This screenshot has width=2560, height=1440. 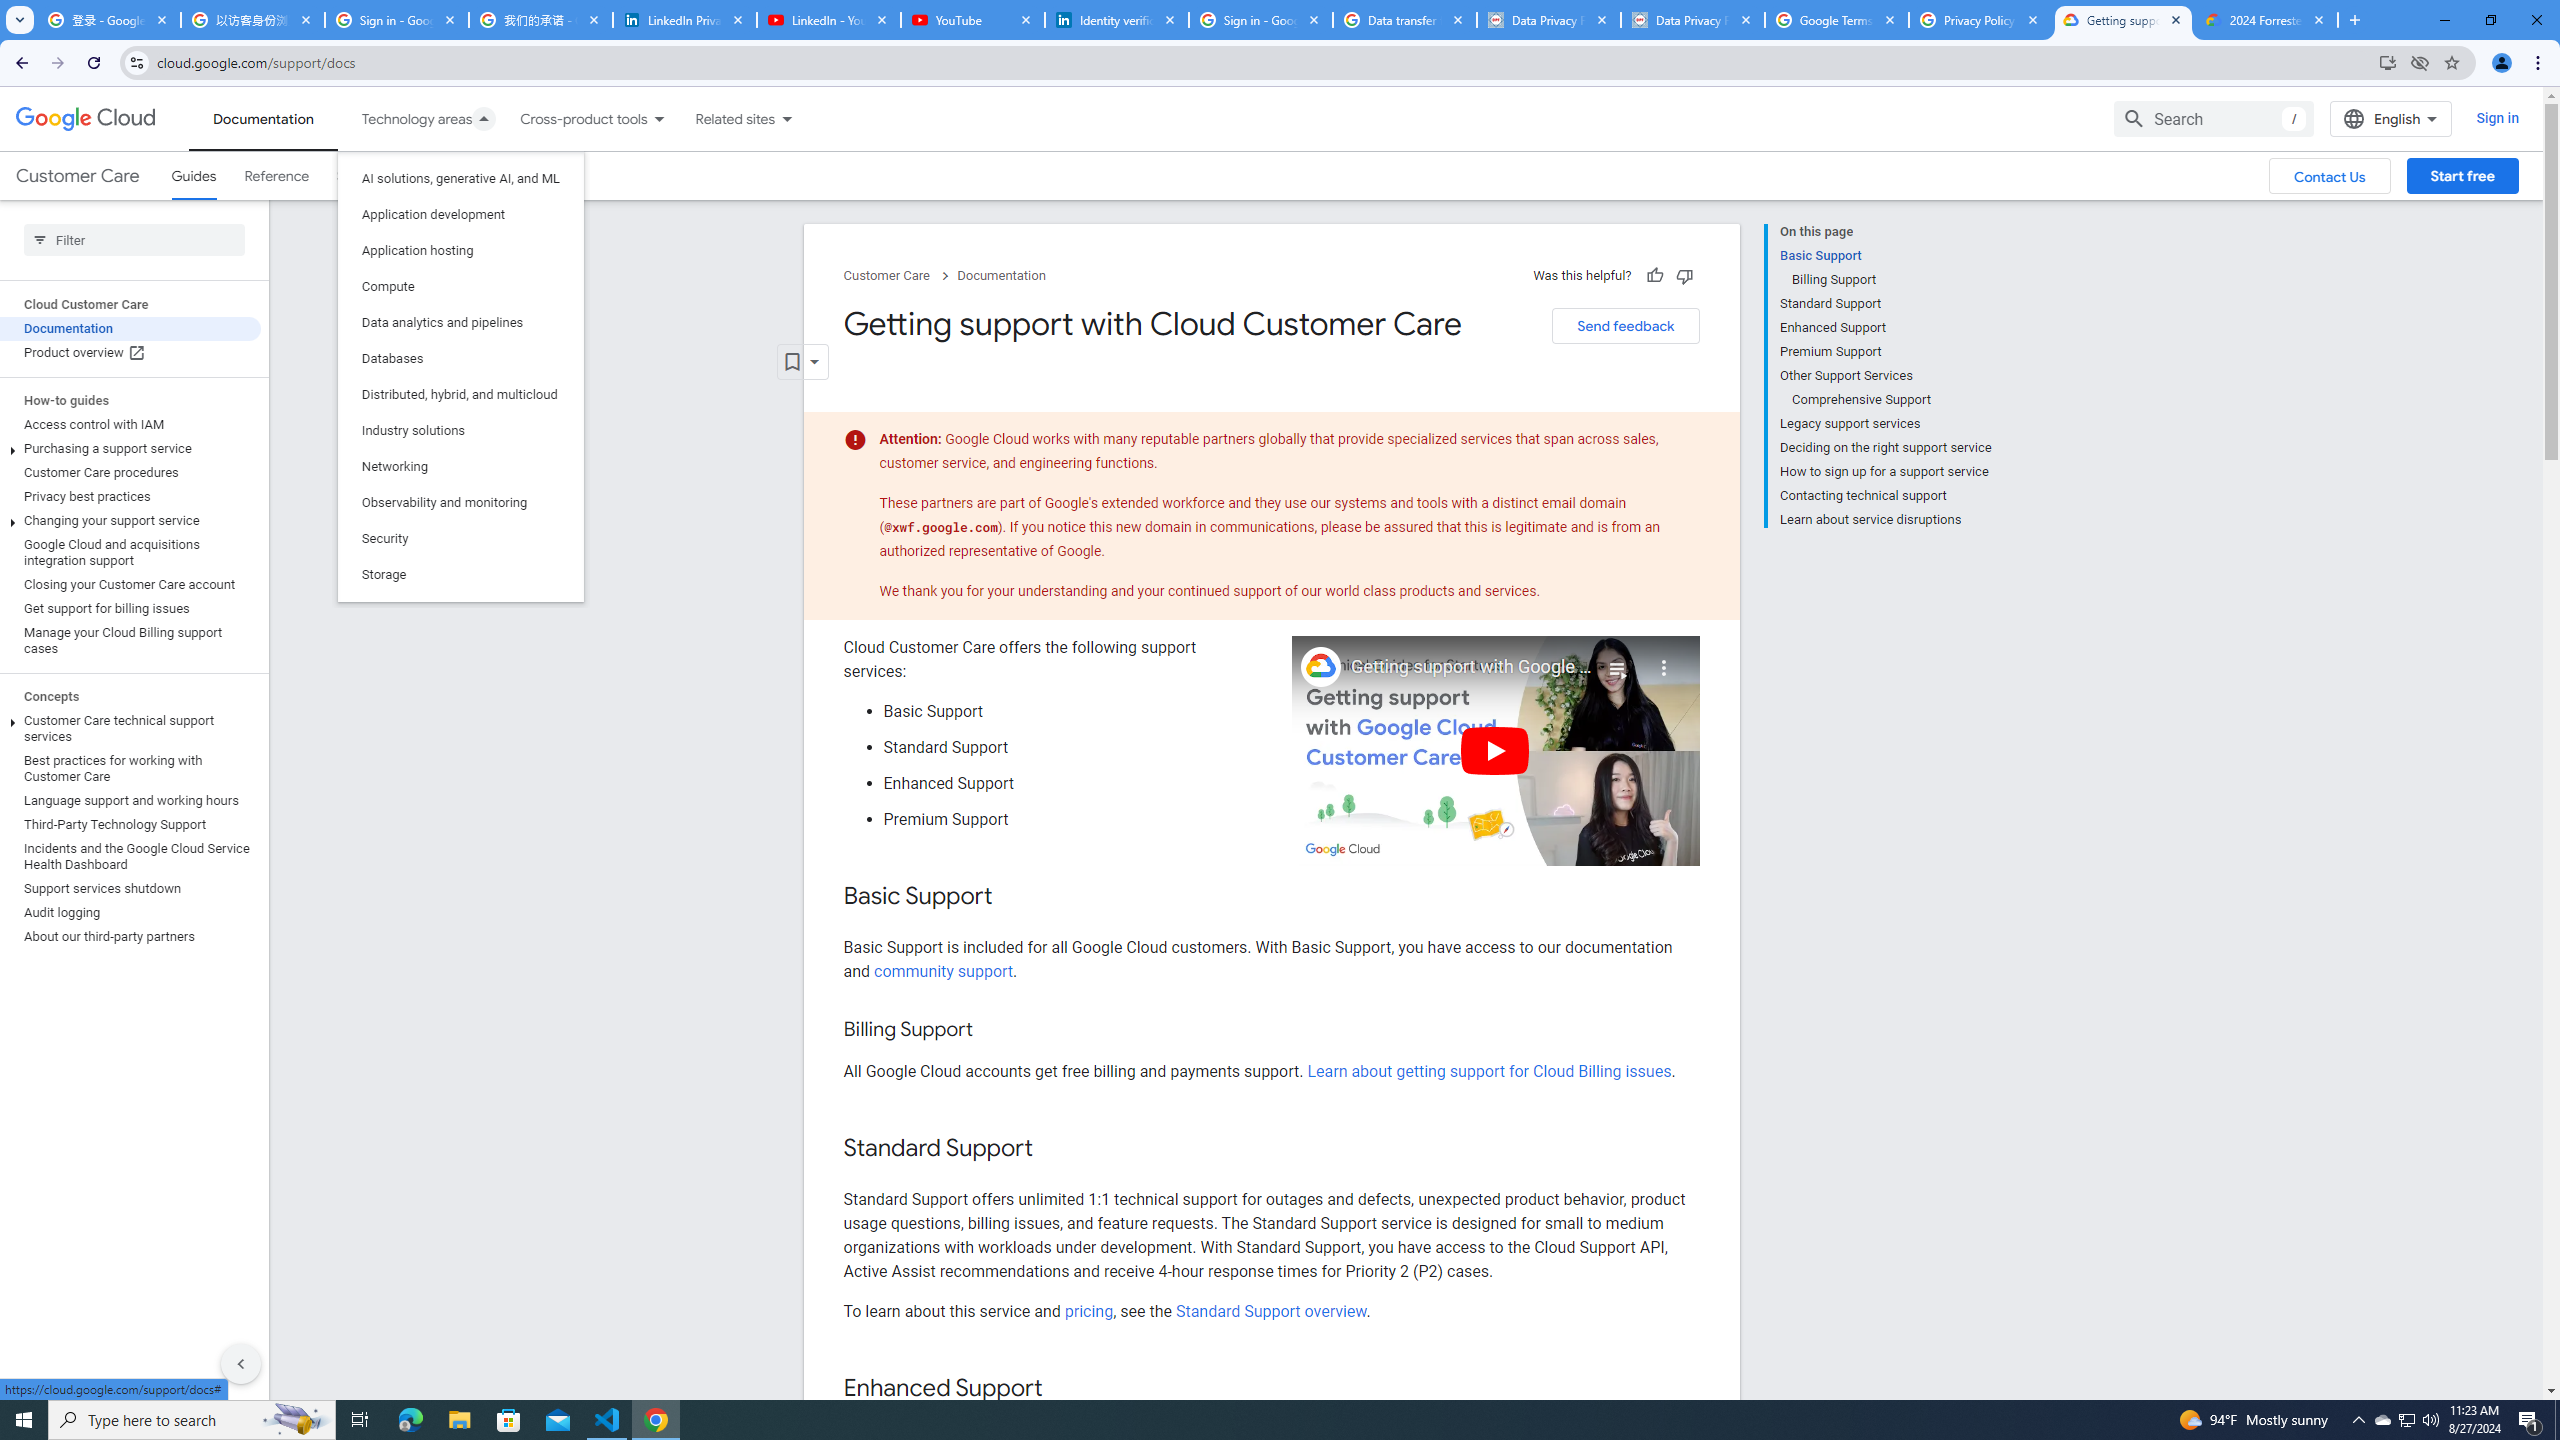 What do you see at coordinates (2462, 176) in the screenshot?
I see `'Start free'` at bounding box center [2462, 176].